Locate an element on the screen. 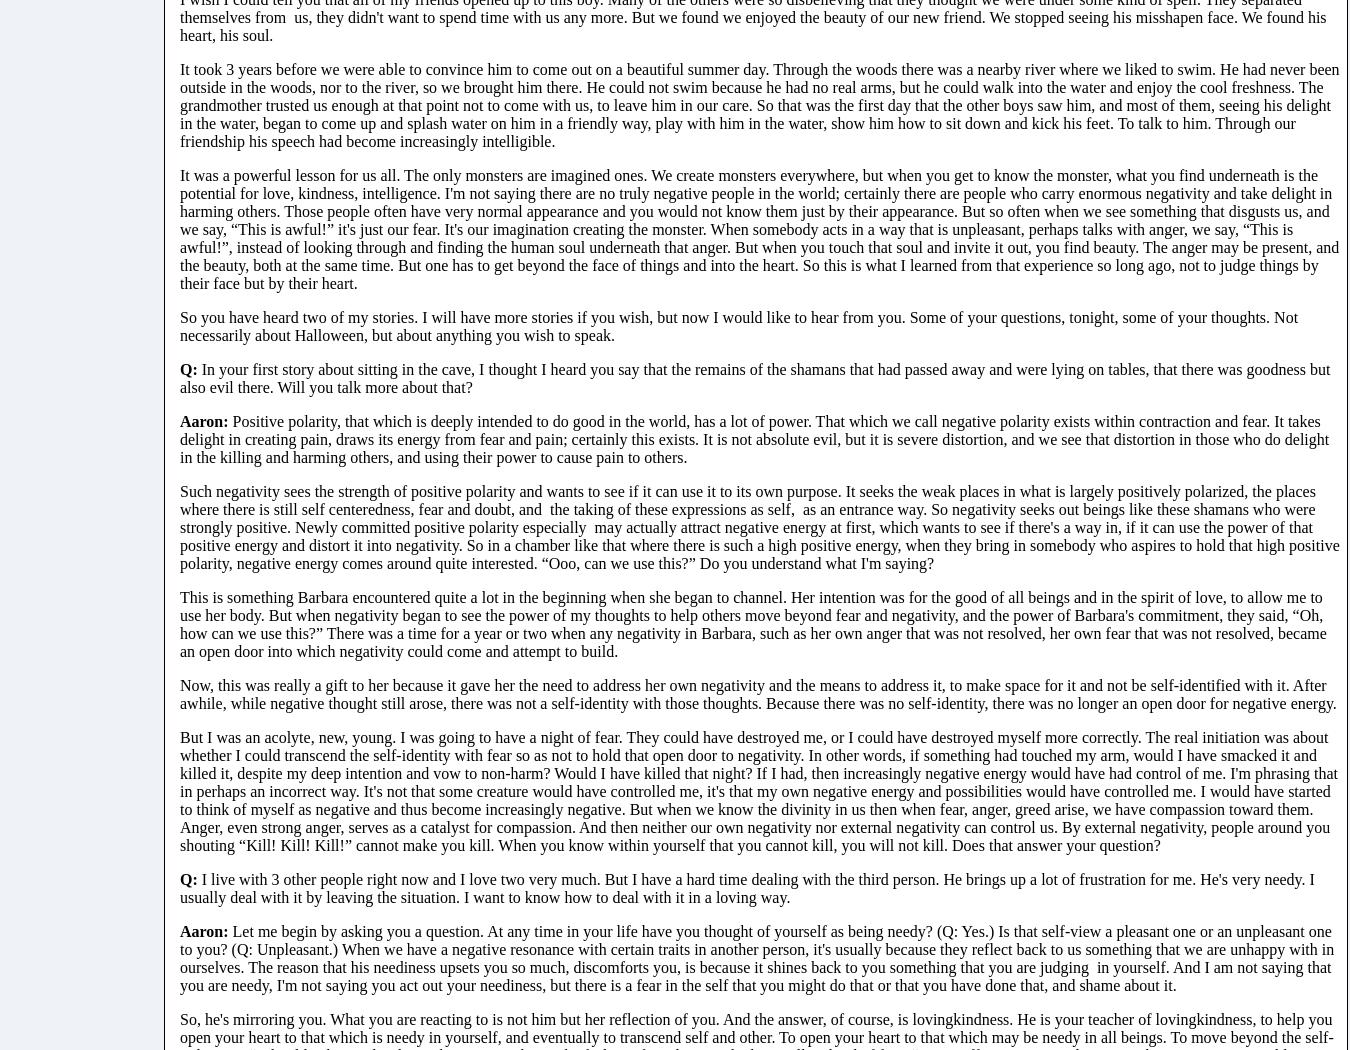 This screenshot has height=1050, width=1350. 'So you have heard two of my stories. I will have more stories if you wish, but now I would like to hear from you. Some of your questions, tonight, some of your thoughts. Not necessarily about Halloween, but about anything you wish to speak.' is located at coordinates (737, 325).